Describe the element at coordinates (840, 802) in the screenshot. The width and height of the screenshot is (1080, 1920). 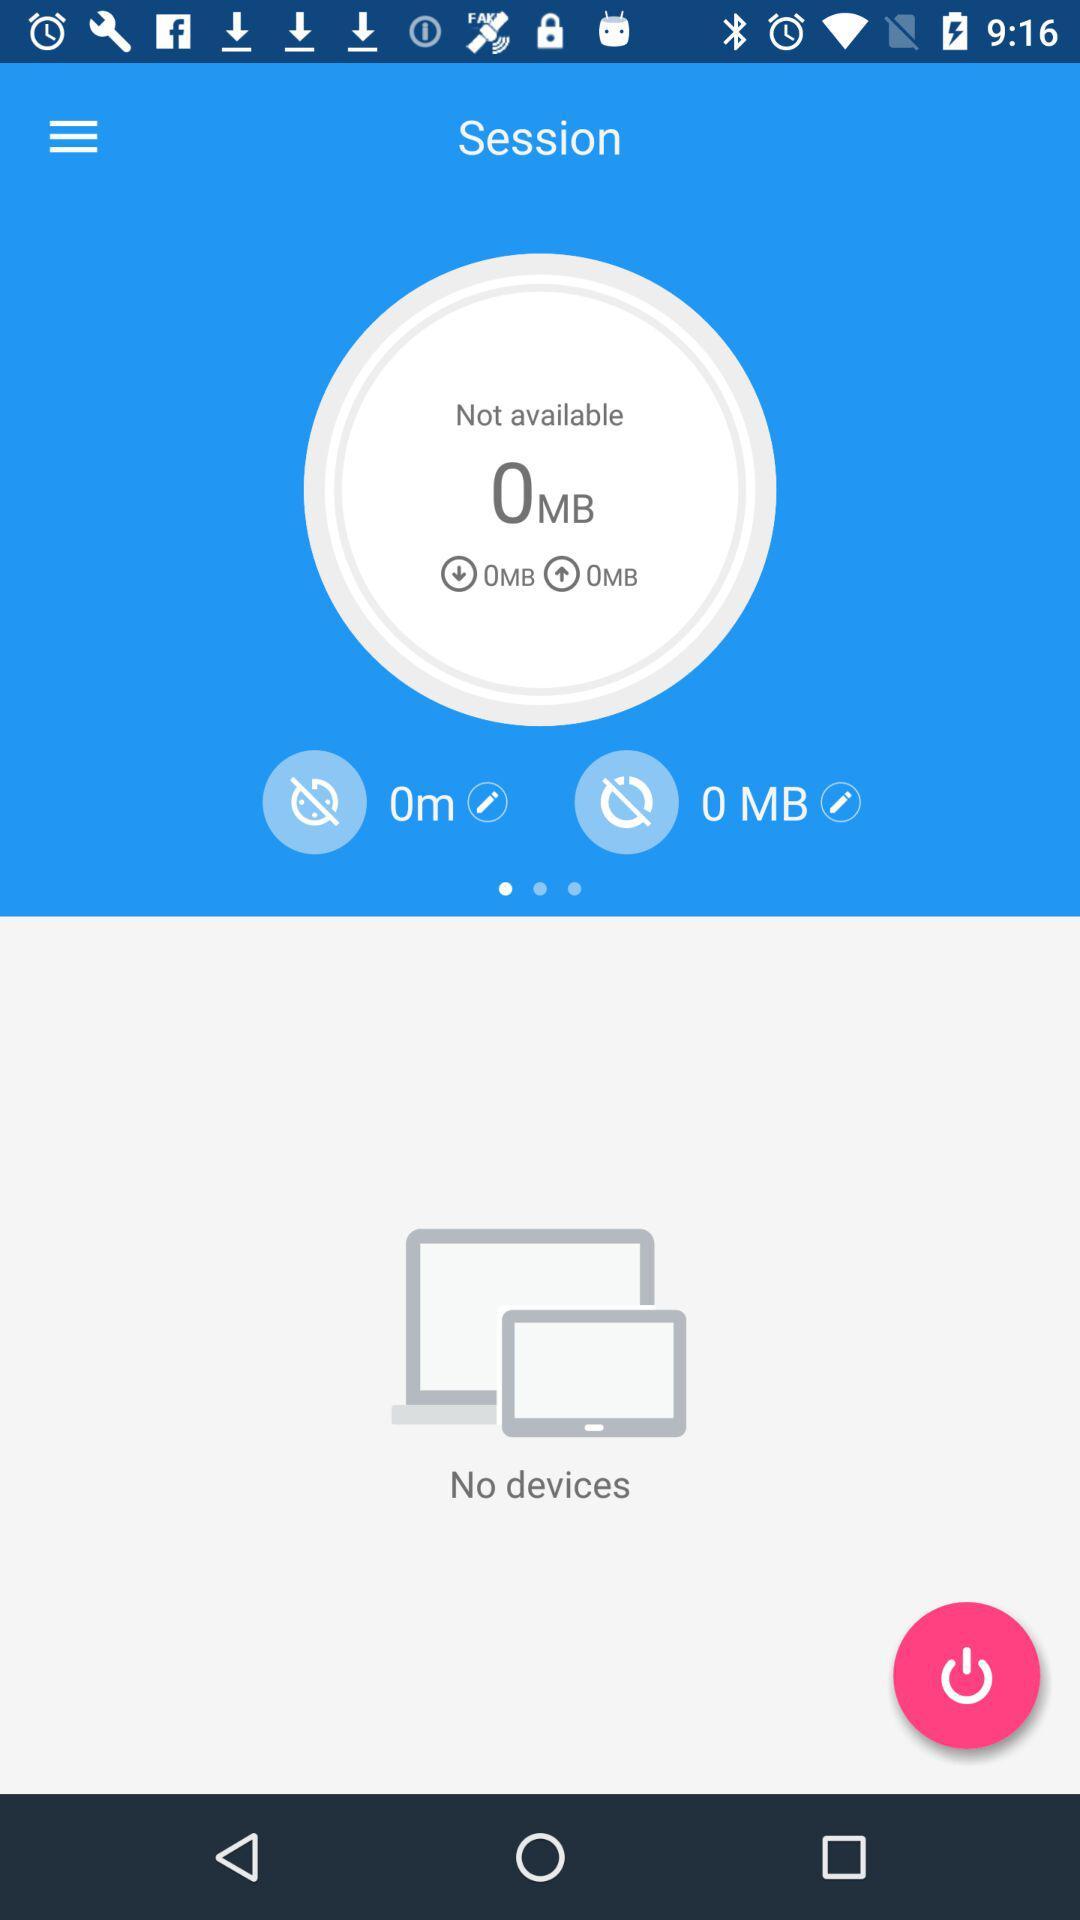
I see `edit mb` at that location.